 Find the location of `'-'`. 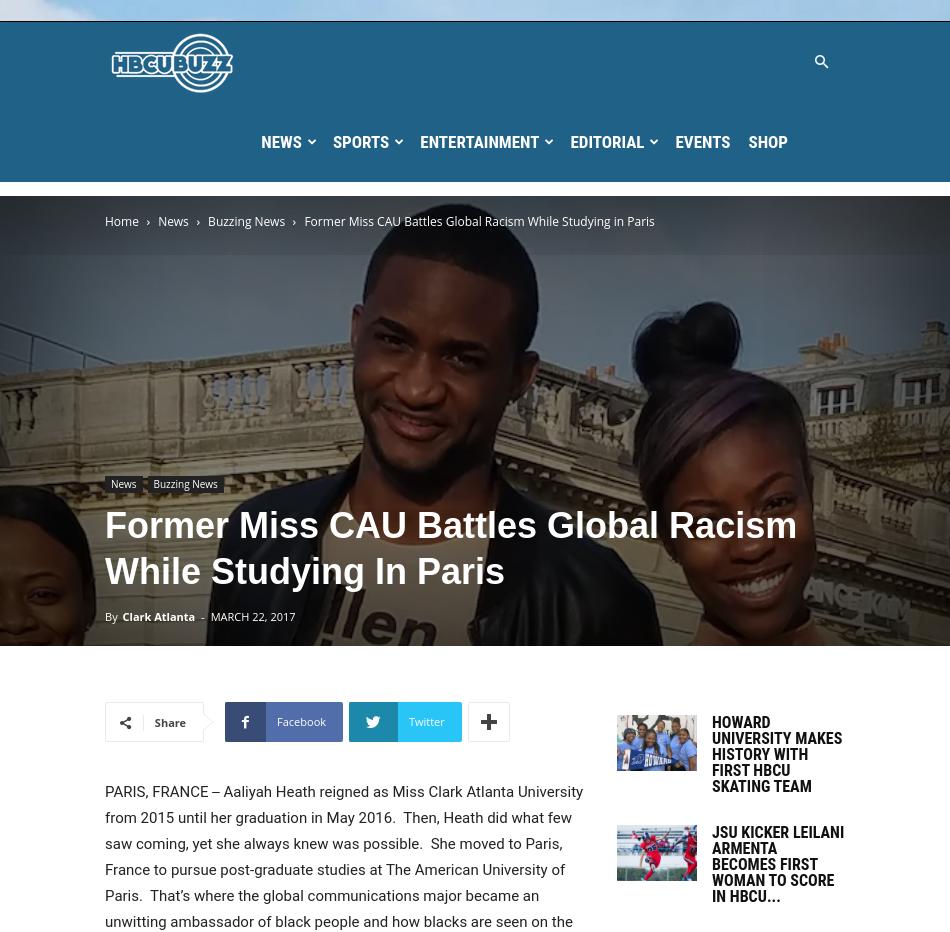

'-' is located at coordinates (201, 615).